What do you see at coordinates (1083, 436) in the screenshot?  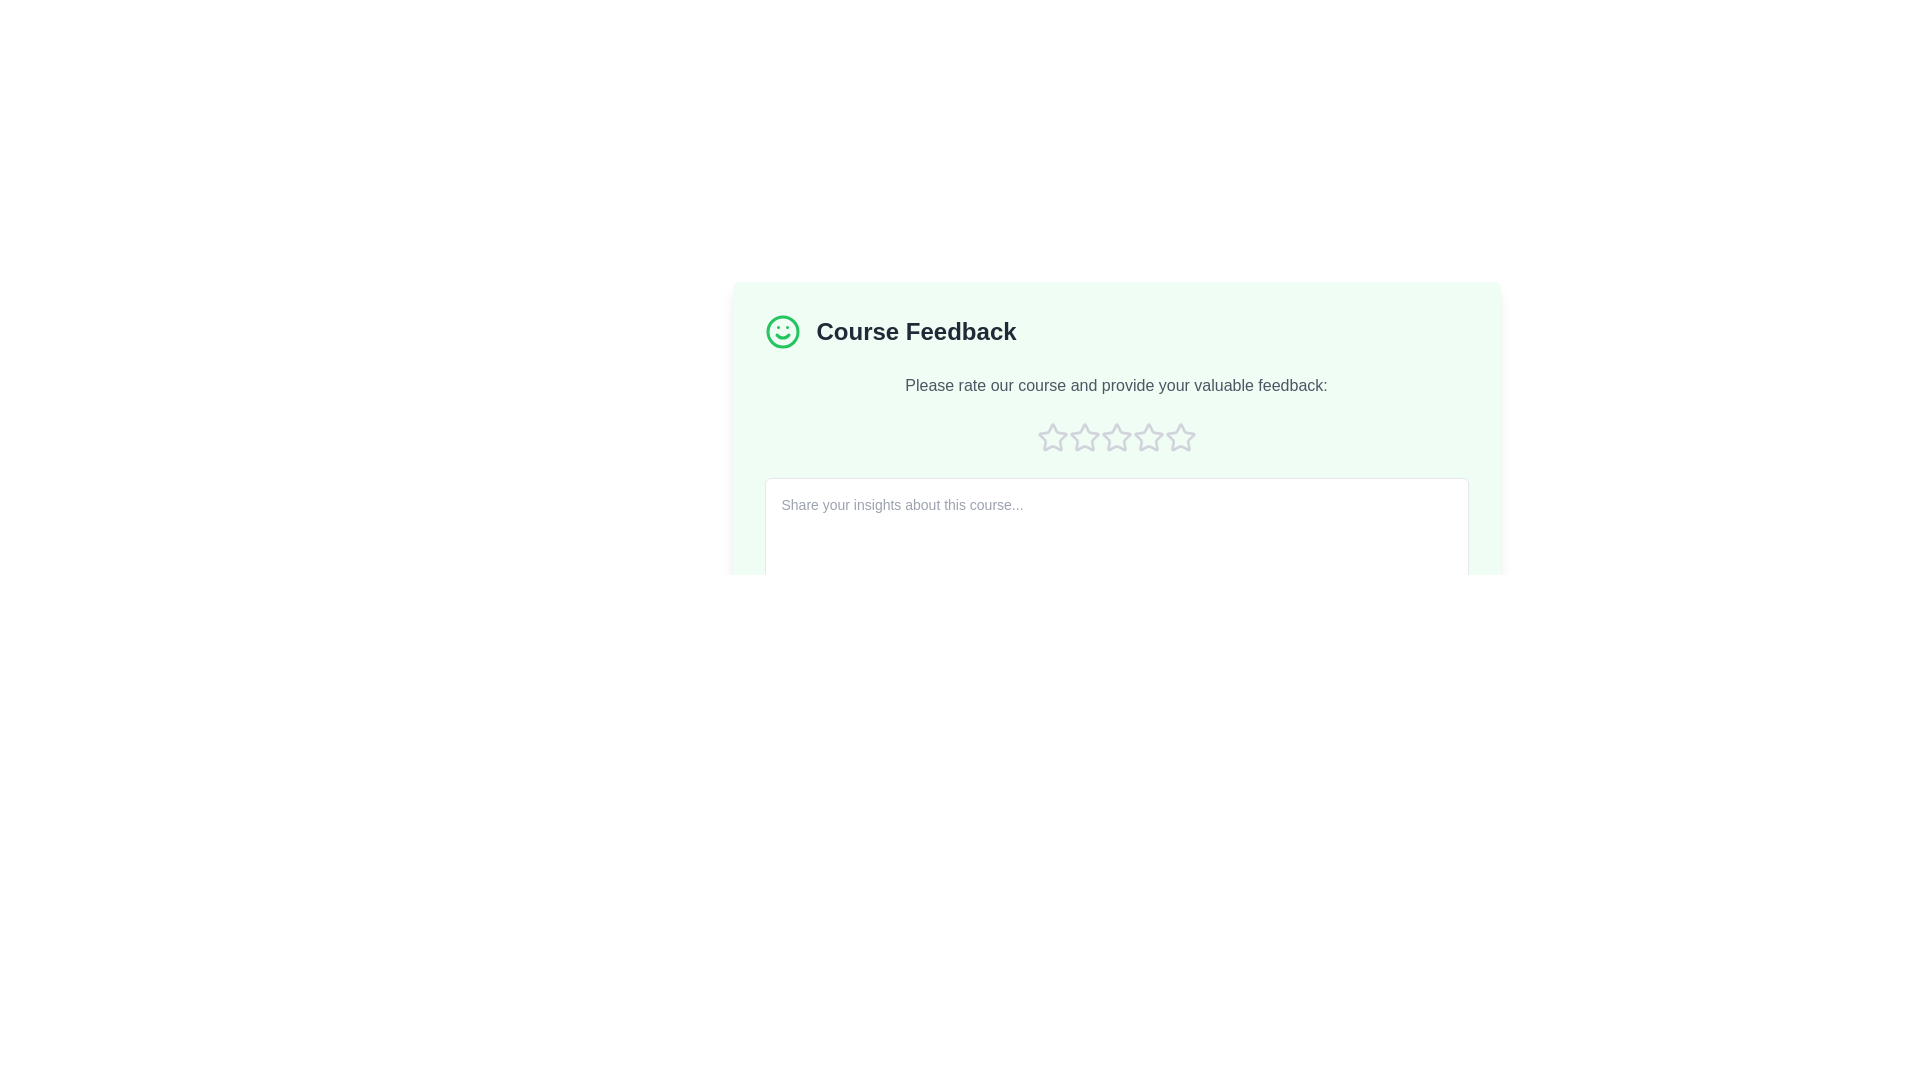 I see `the second star-shaped icon in the rating section of the feedback form` at bounding box center [1083, 436].